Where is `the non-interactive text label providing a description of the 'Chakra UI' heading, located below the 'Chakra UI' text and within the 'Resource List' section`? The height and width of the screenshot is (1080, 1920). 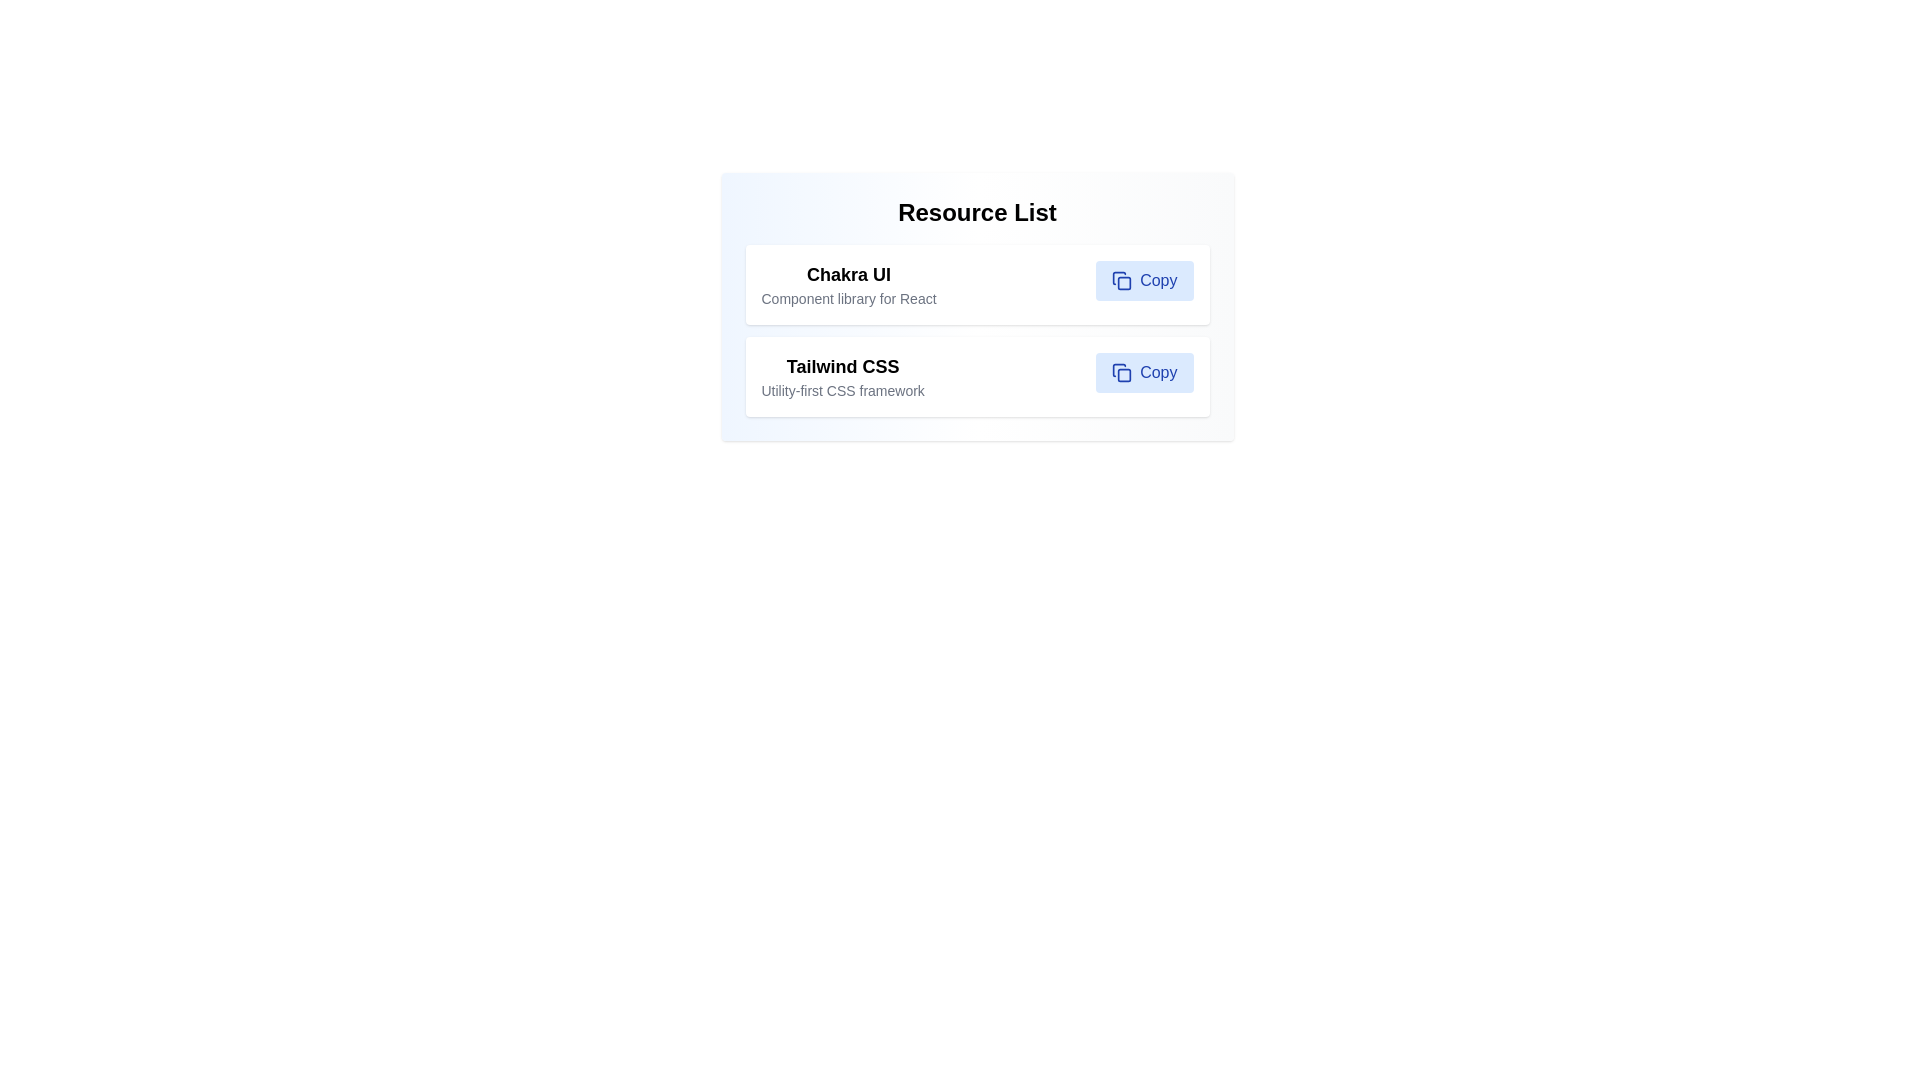 the non-interactive text label providing a description of the 'Chakra UI' heading, located below the 'Chakra UI' text and within the 'Resource List' section is located at coordinates (849, 299).